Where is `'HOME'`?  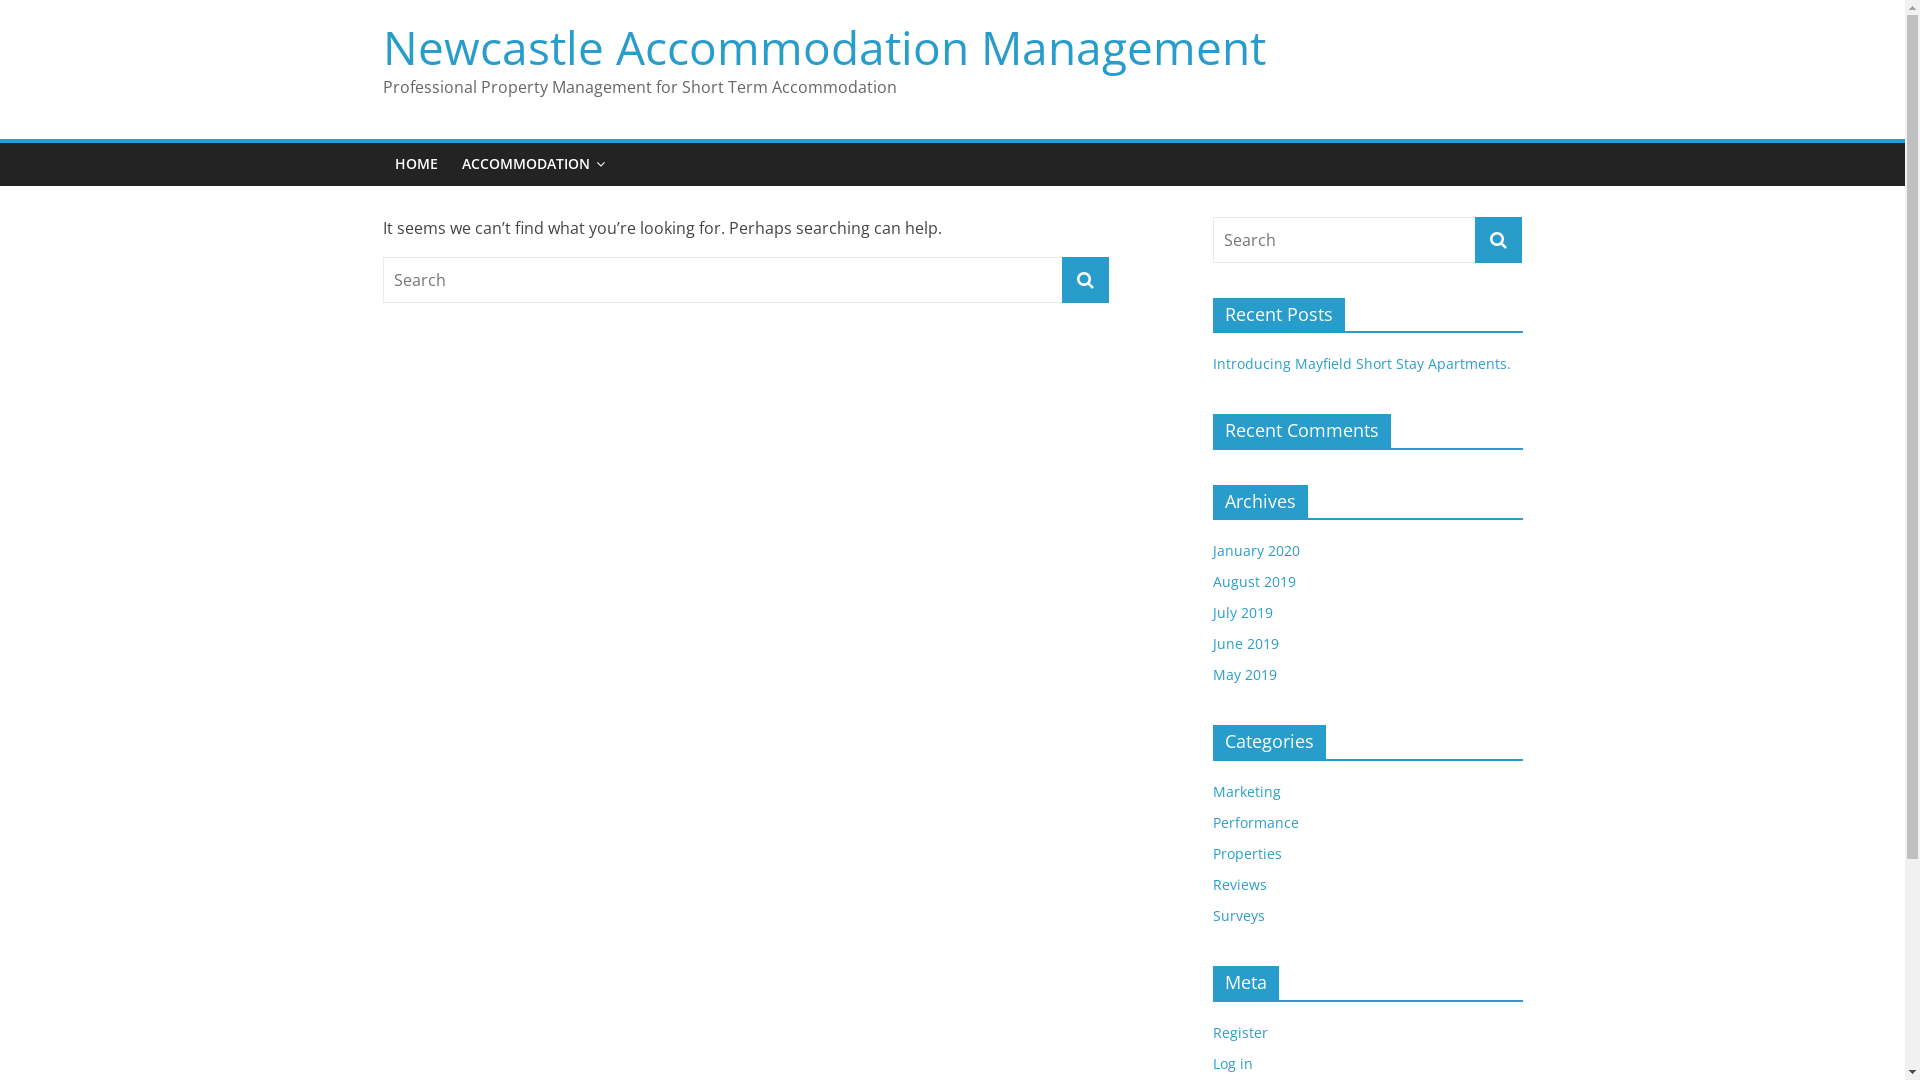
'HOME' is located at coordinates (414, 163).